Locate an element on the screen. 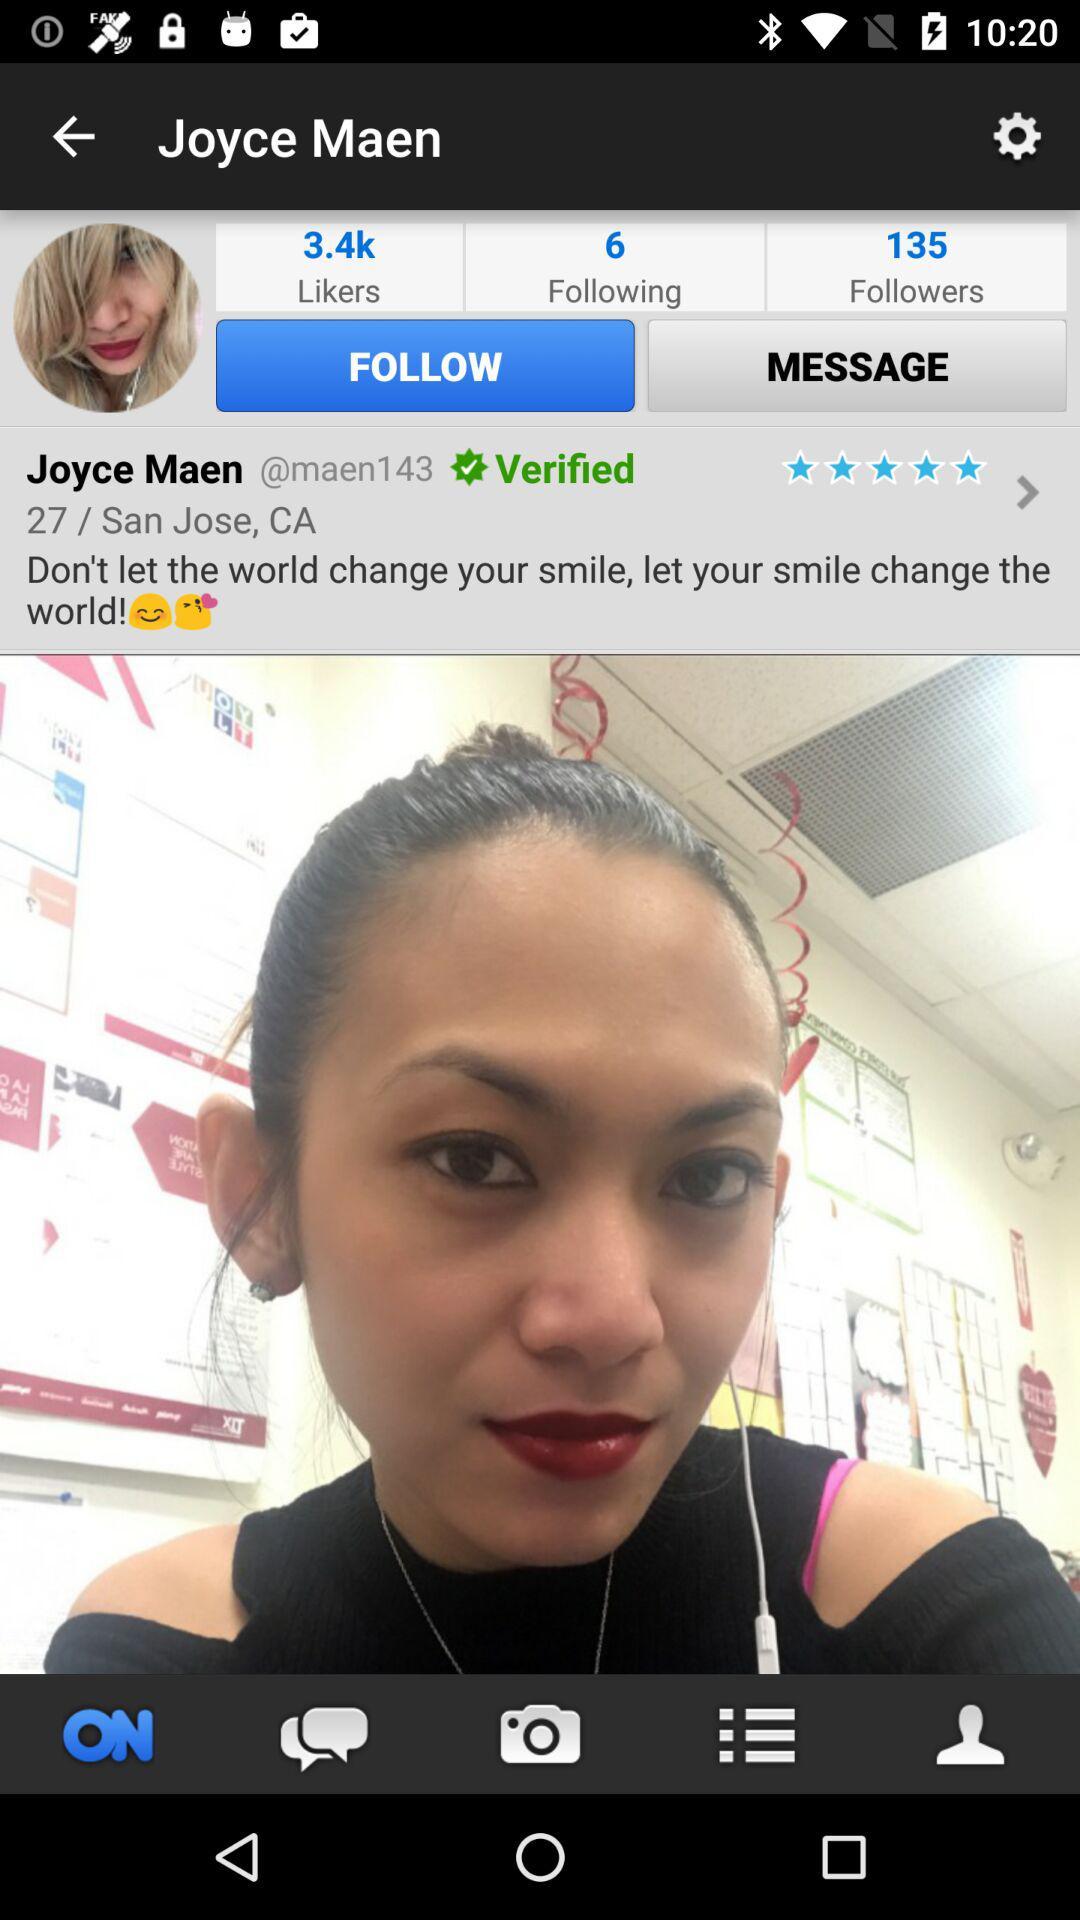 This screenshot has width=1080, height=1920. the item above the message icon is located at coordinates (916, 288).